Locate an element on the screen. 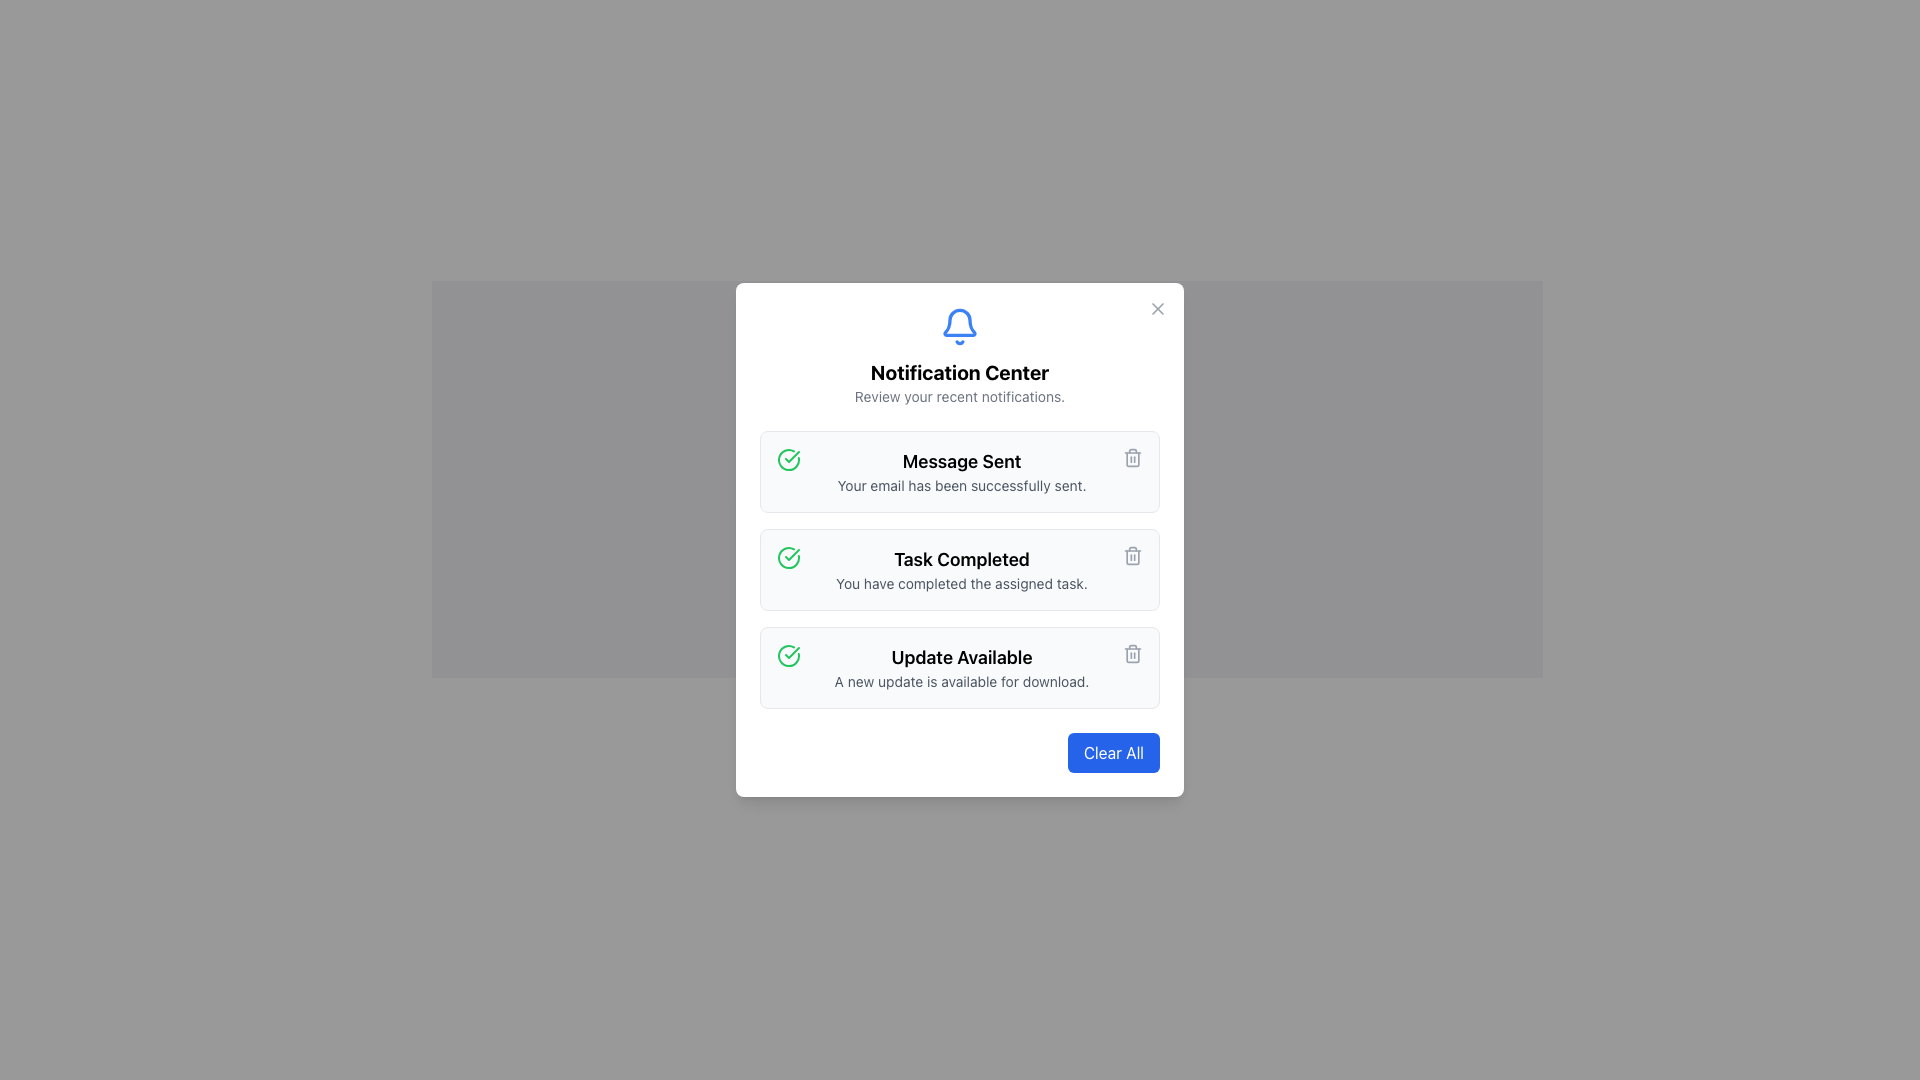 This screenshot has width=1920, height=1080. text from the Text Label located underneath the 'Update Available' header in the notification card is located at coordinates (961, 681).